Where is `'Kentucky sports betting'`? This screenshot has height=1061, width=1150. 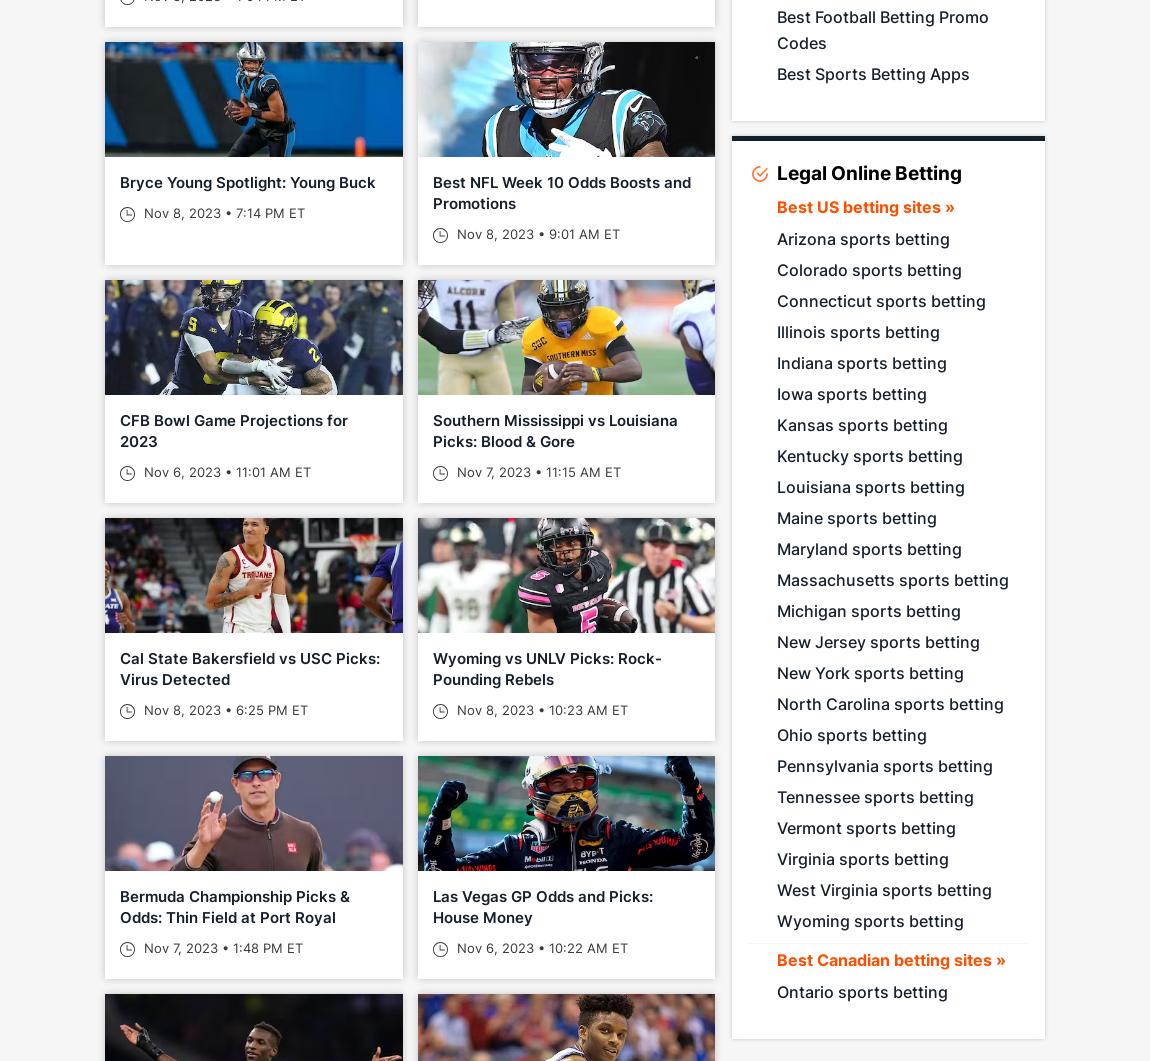 'Kentucky sports betting' is located at coordinates (869, 456).